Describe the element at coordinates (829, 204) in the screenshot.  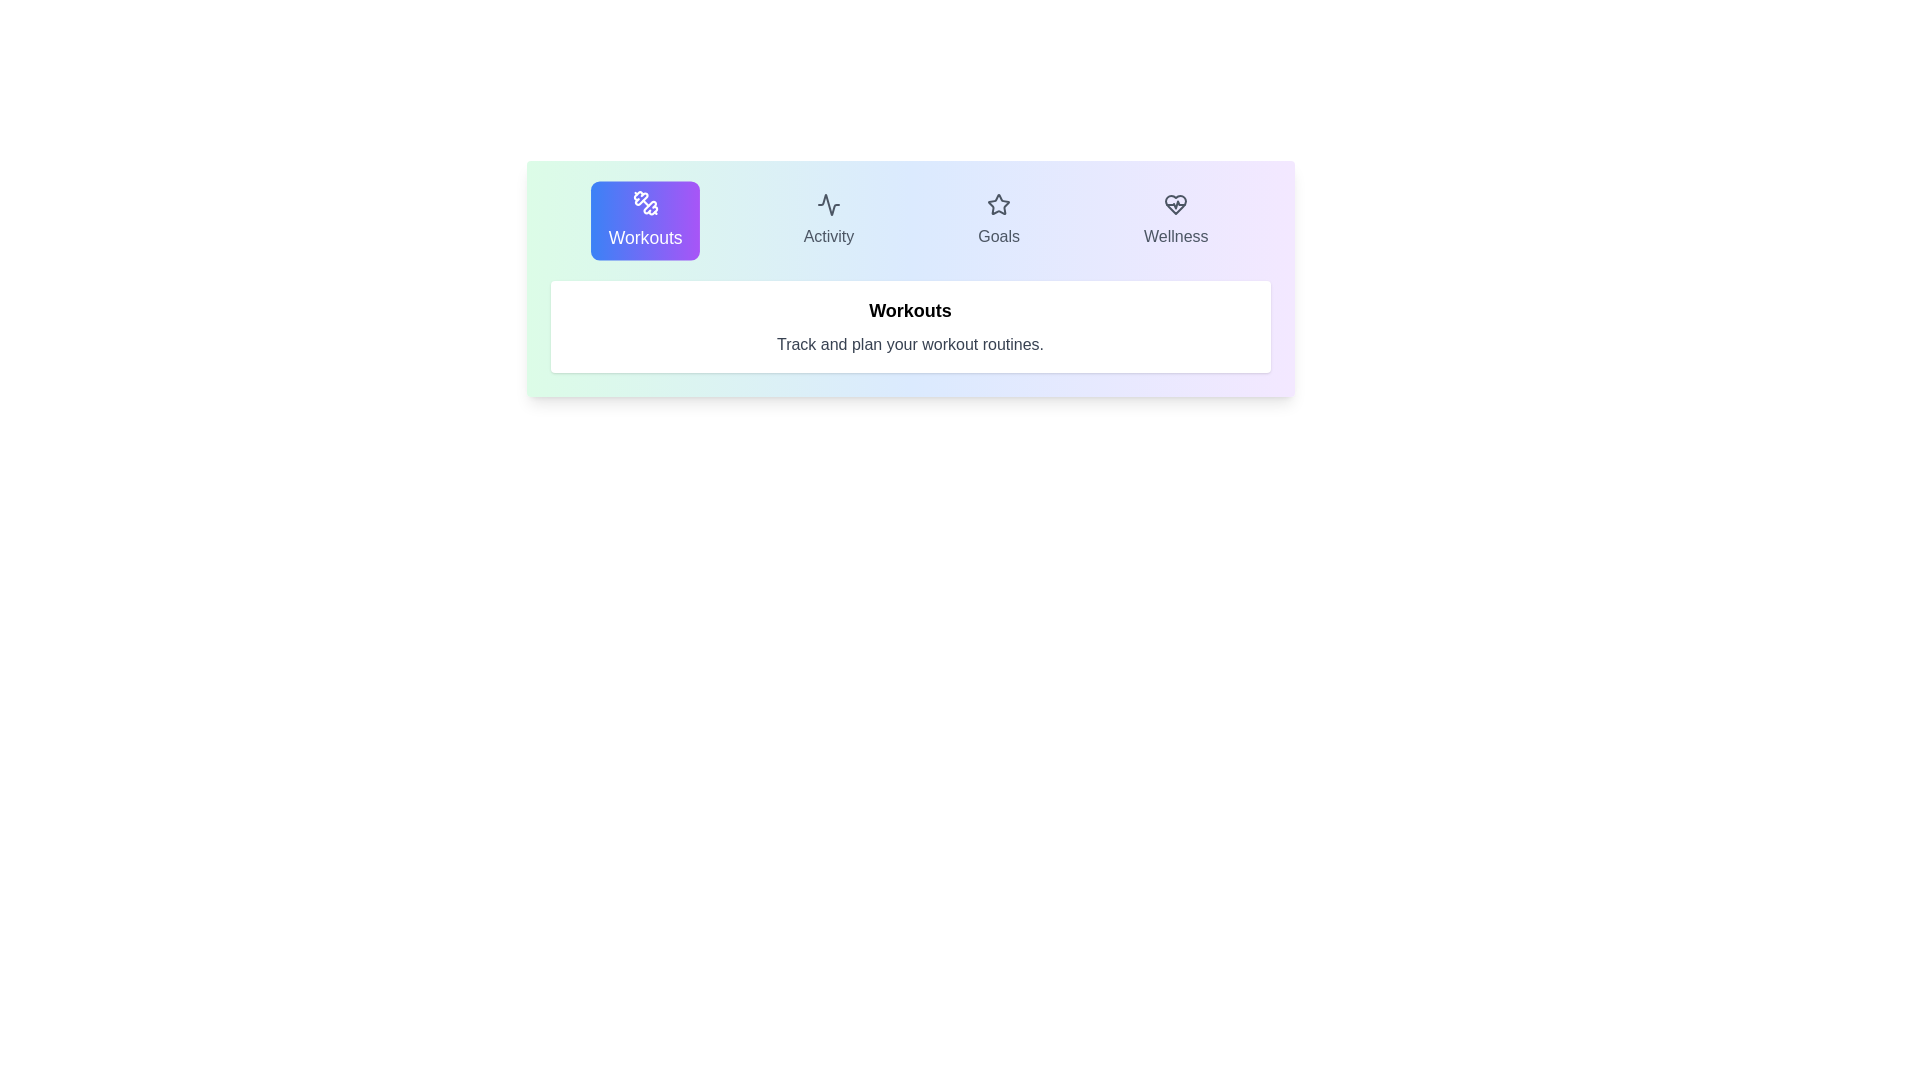
I see `the 'Activity' icon located at the top and central part of the button labeled 'Activity' in the horizontal navigation bar` at that location.